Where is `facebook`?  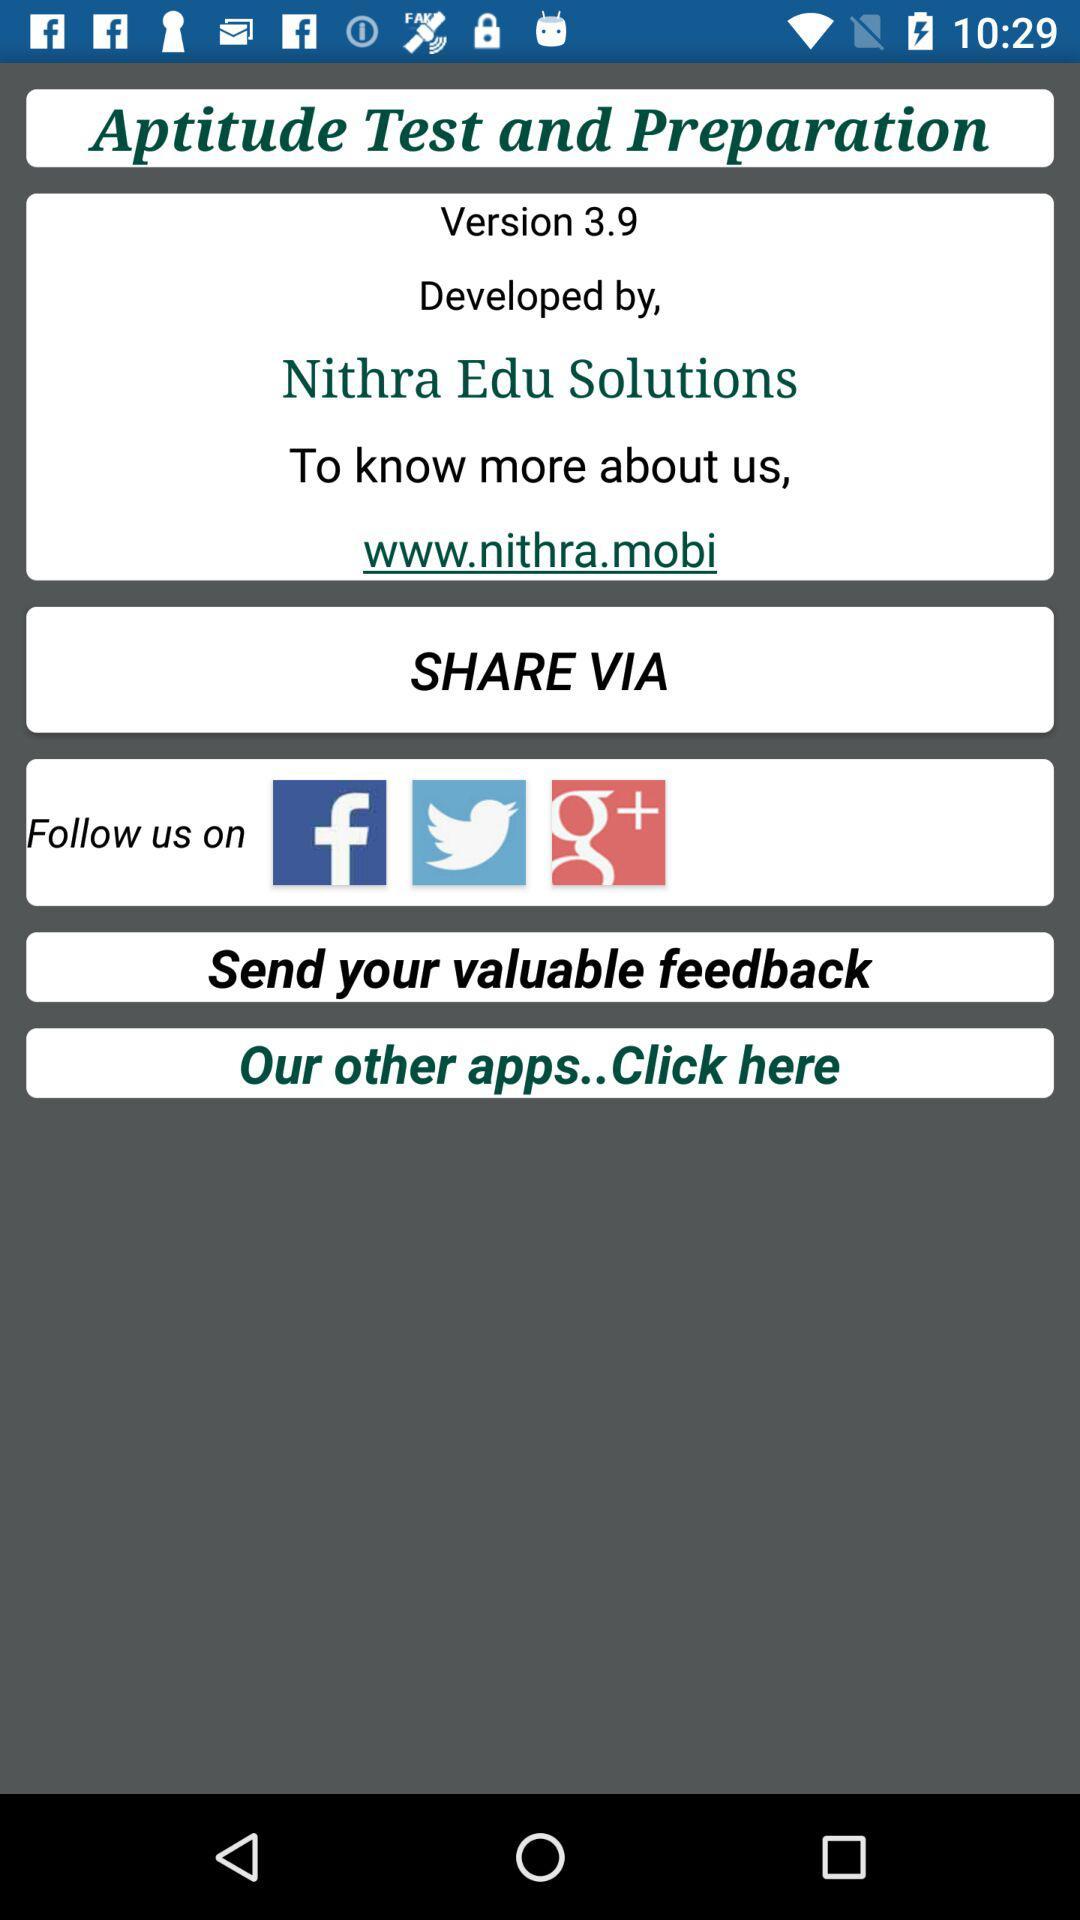
facebook is located at coordinates (328, 832).